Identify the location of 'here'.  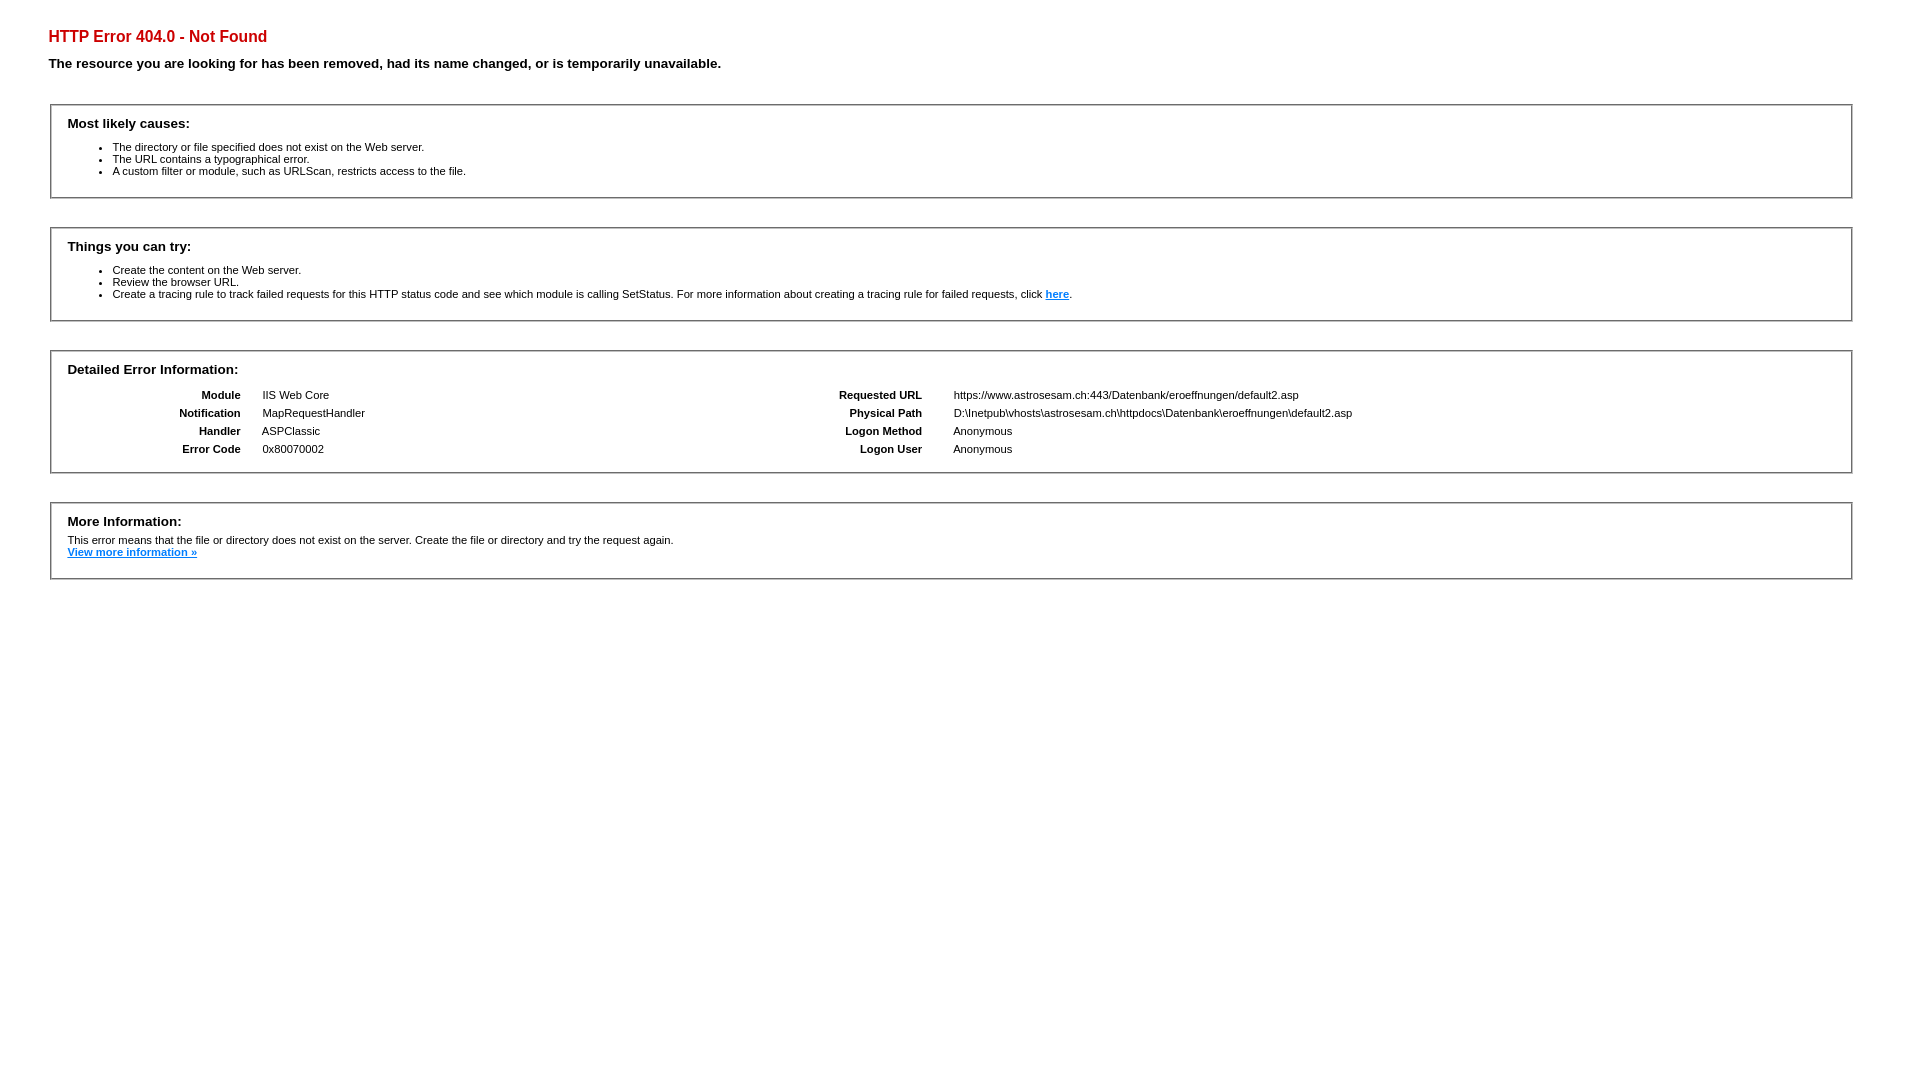
(1045, 293).